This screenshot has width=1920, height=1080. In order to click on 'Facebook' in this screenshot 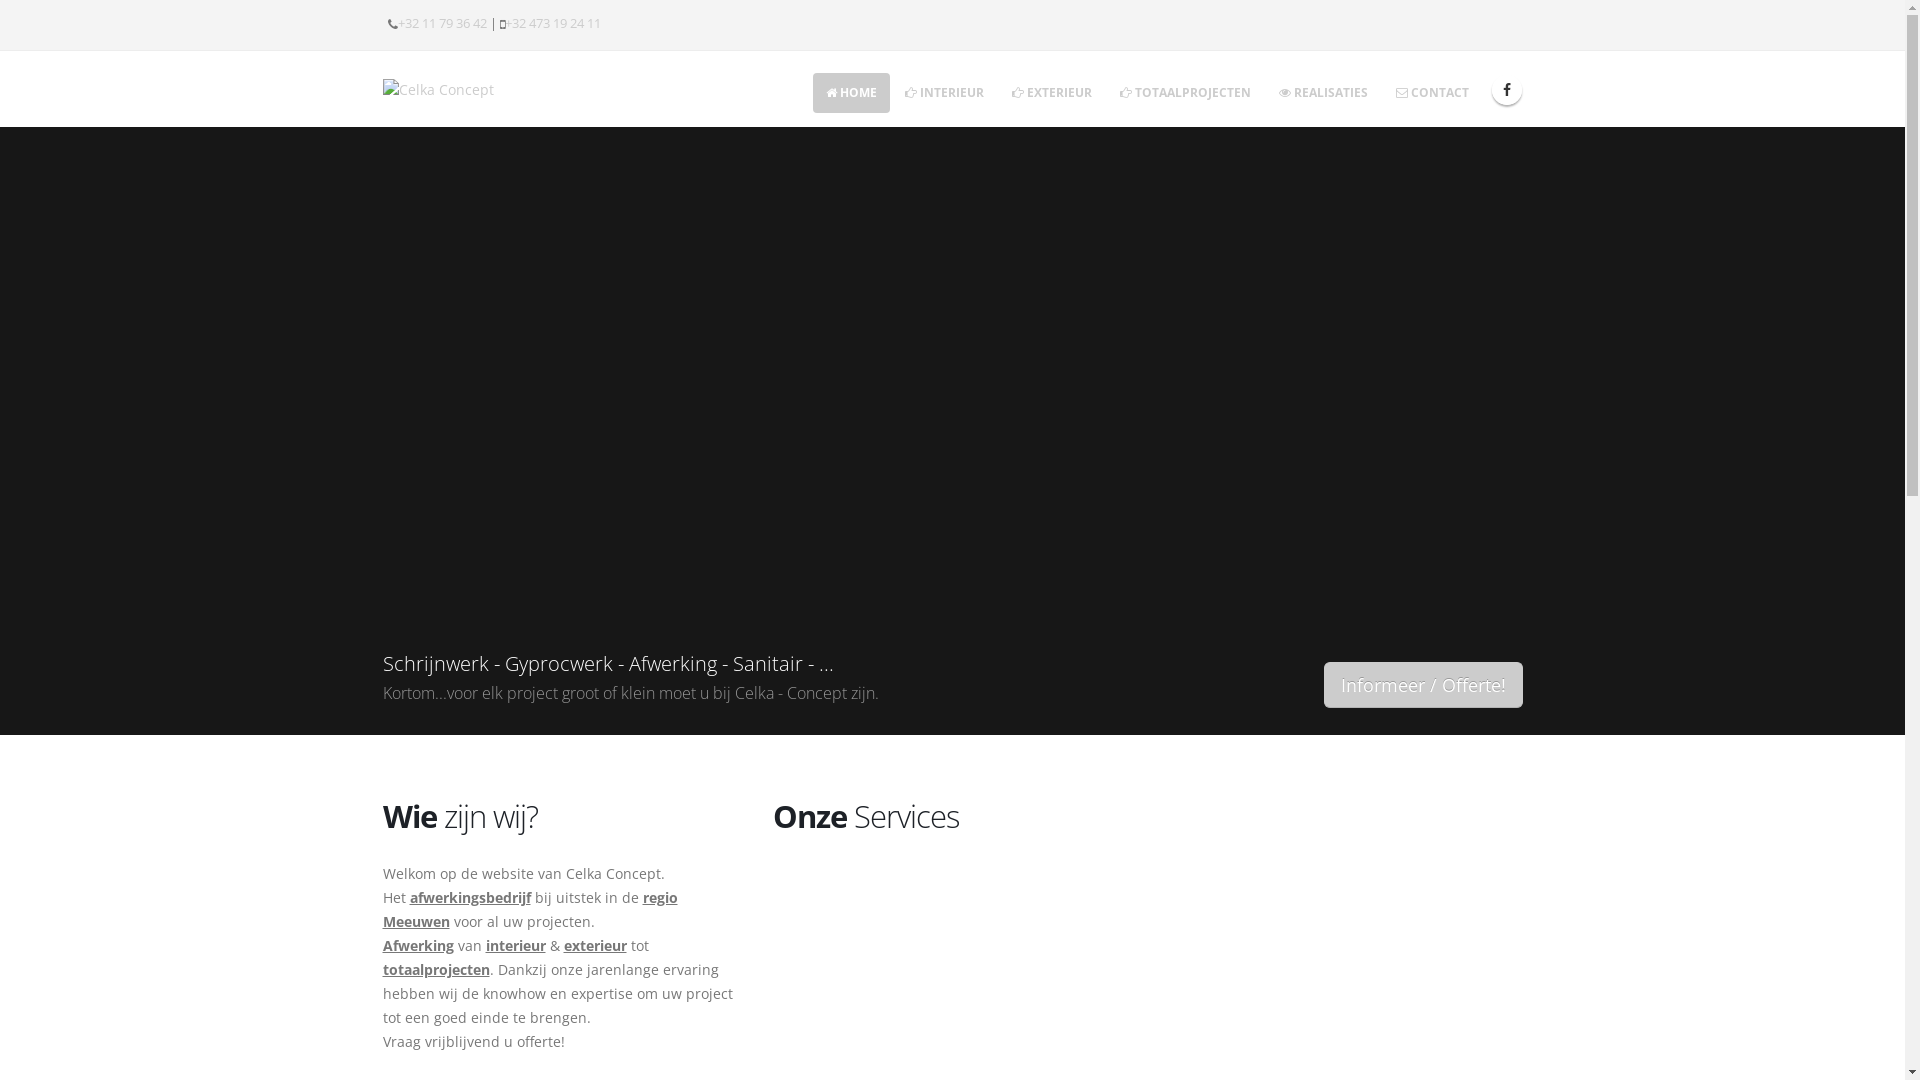, I will do `click(1507, 88)`.